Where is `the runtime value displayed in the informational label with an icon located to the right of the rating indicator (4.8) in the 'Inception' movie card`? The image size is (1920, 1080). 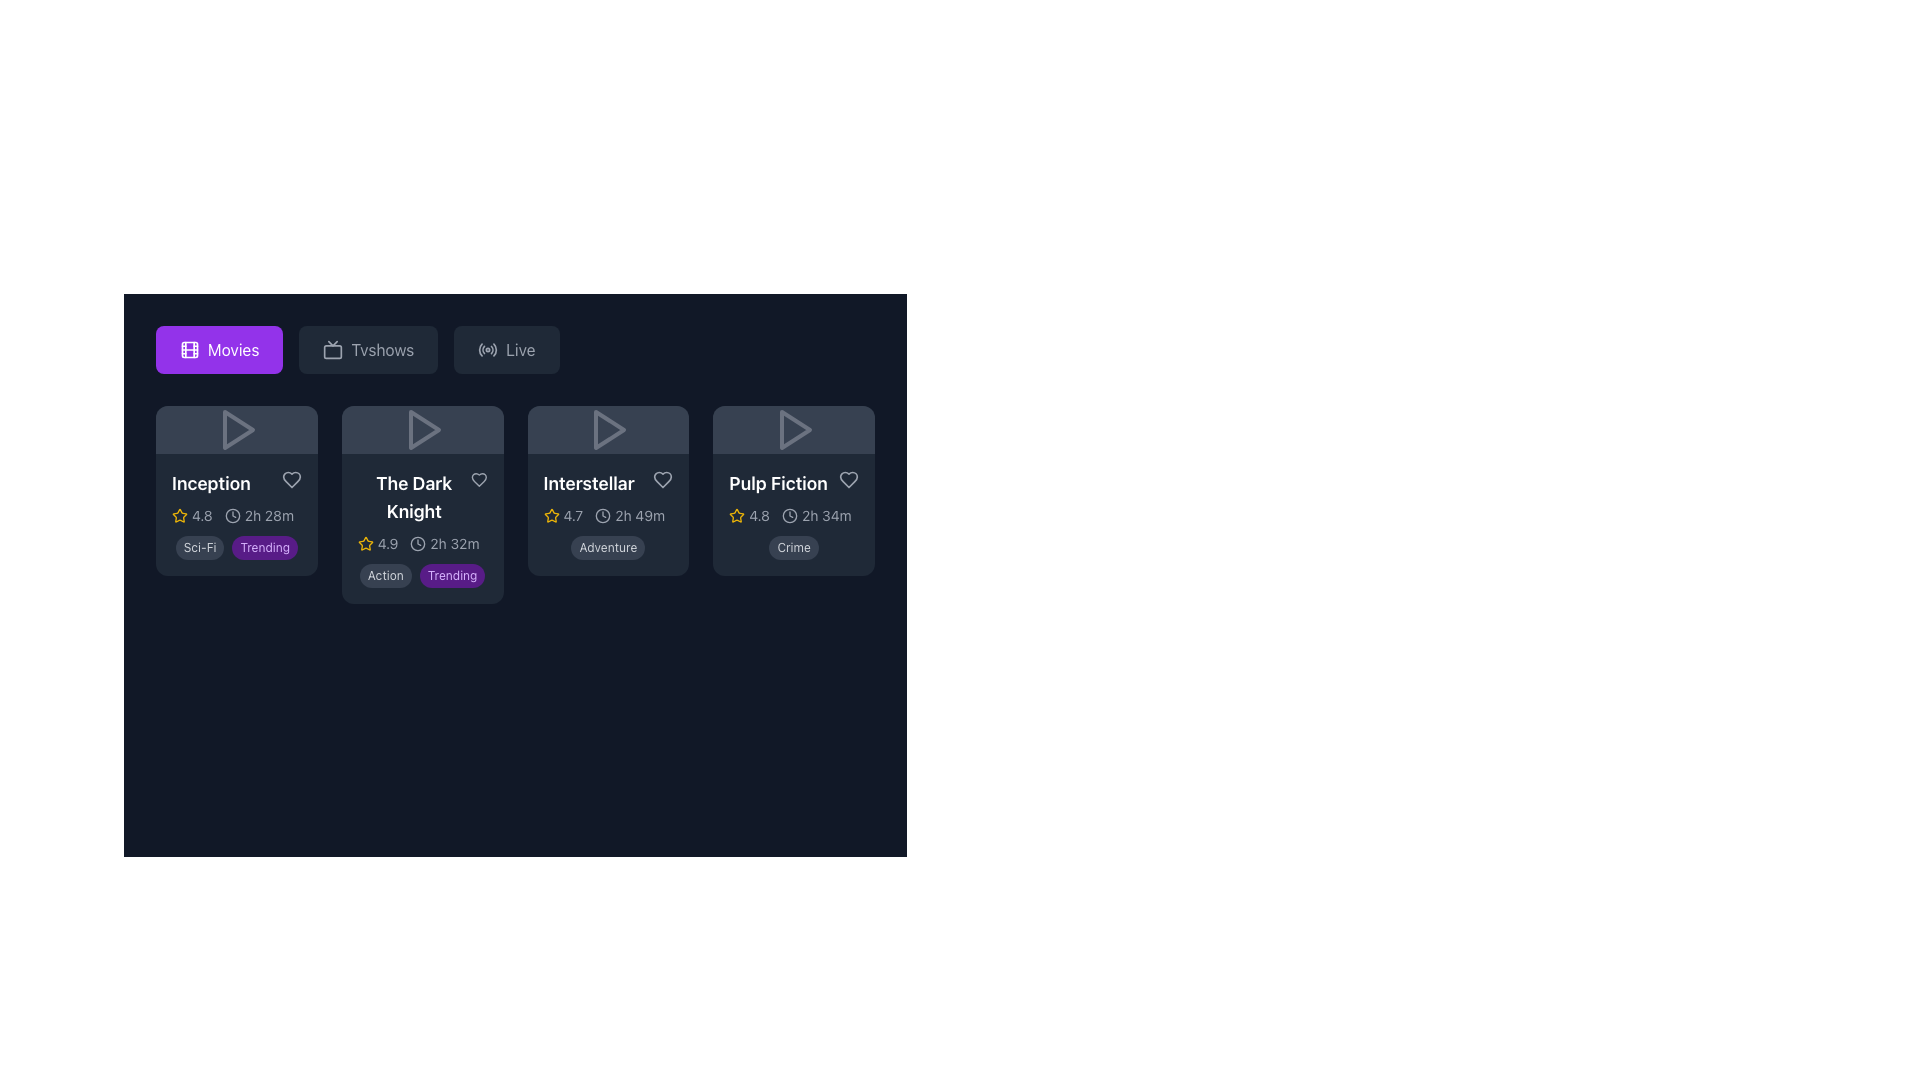 the runtime value displayed in the informational label with an icon located to the right of the rating indicator (4.8) in the 'Inception' movie card is located at coordinates (258, 515).